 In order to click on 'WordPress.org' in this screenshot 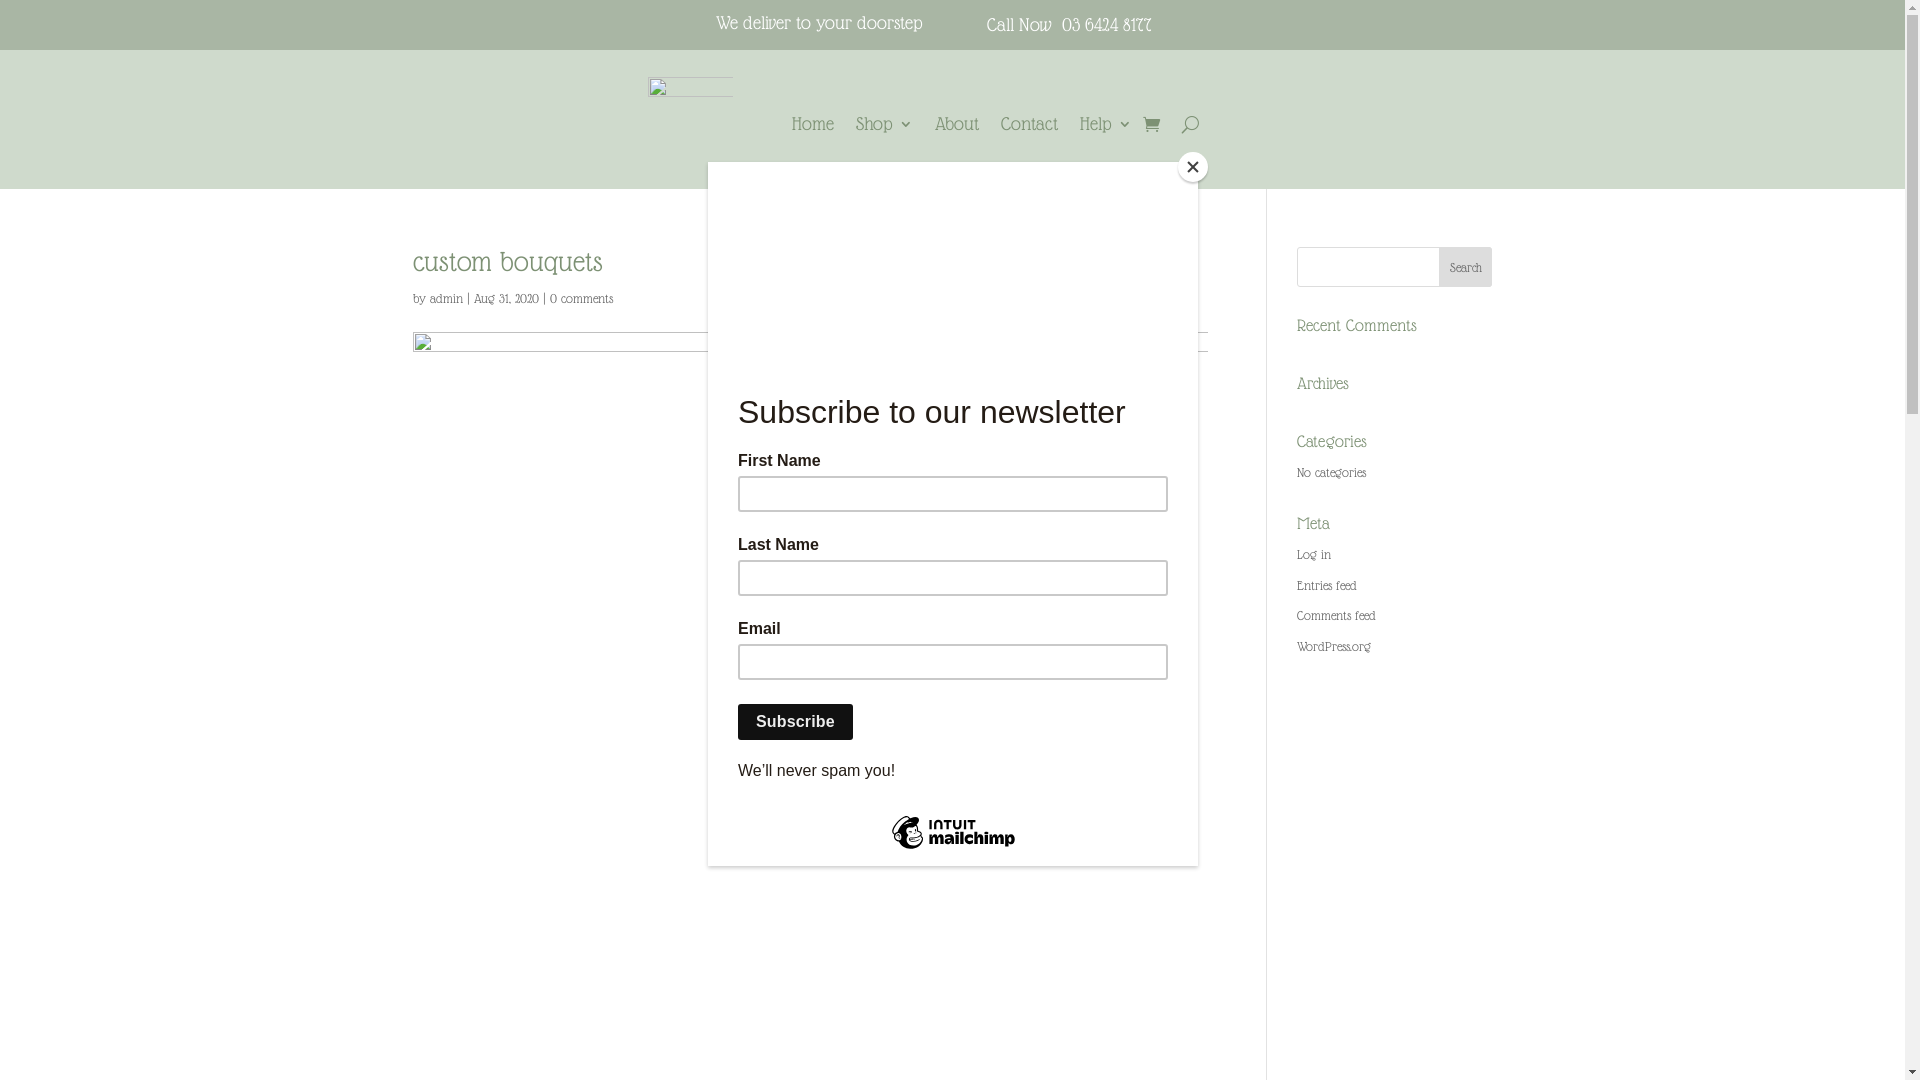, I will do `click(1334, 646)`.